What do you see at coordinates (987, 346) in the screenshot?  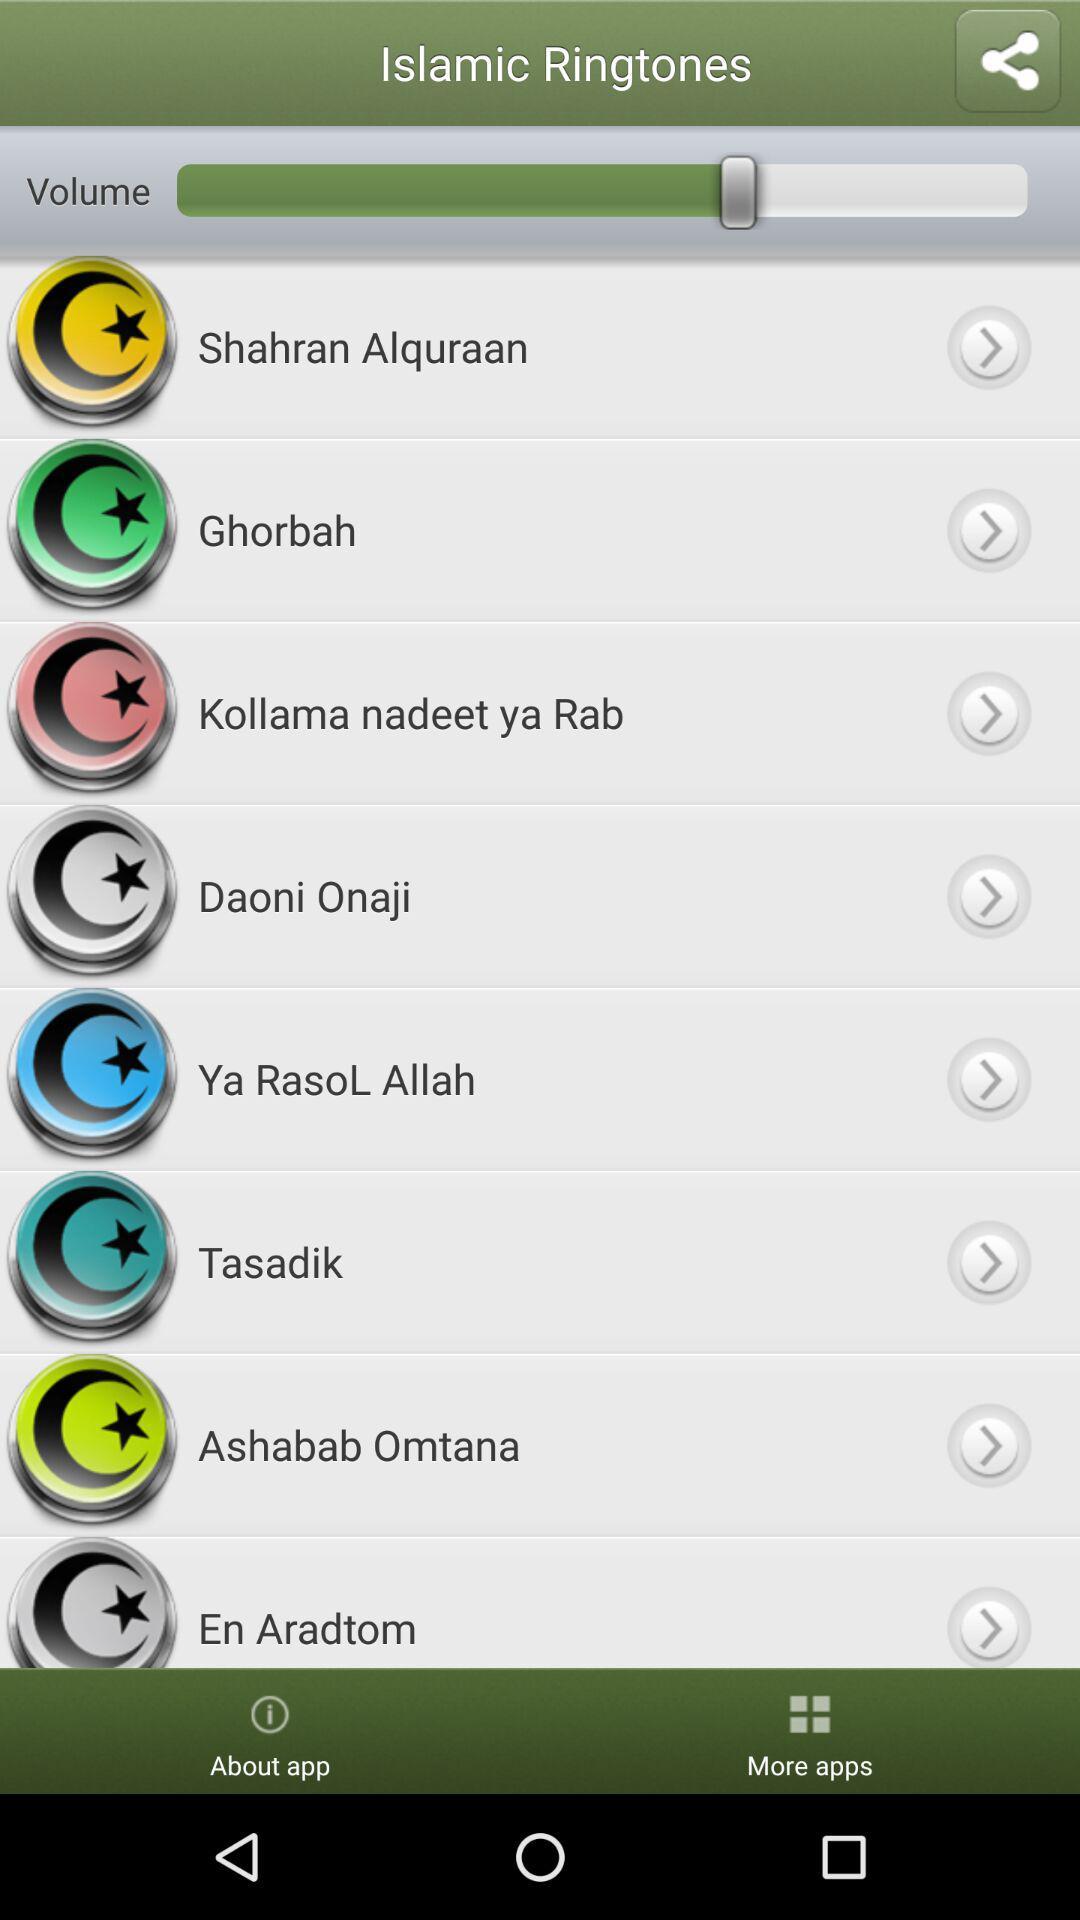 I see `switch` at bounding box center [987, 346].